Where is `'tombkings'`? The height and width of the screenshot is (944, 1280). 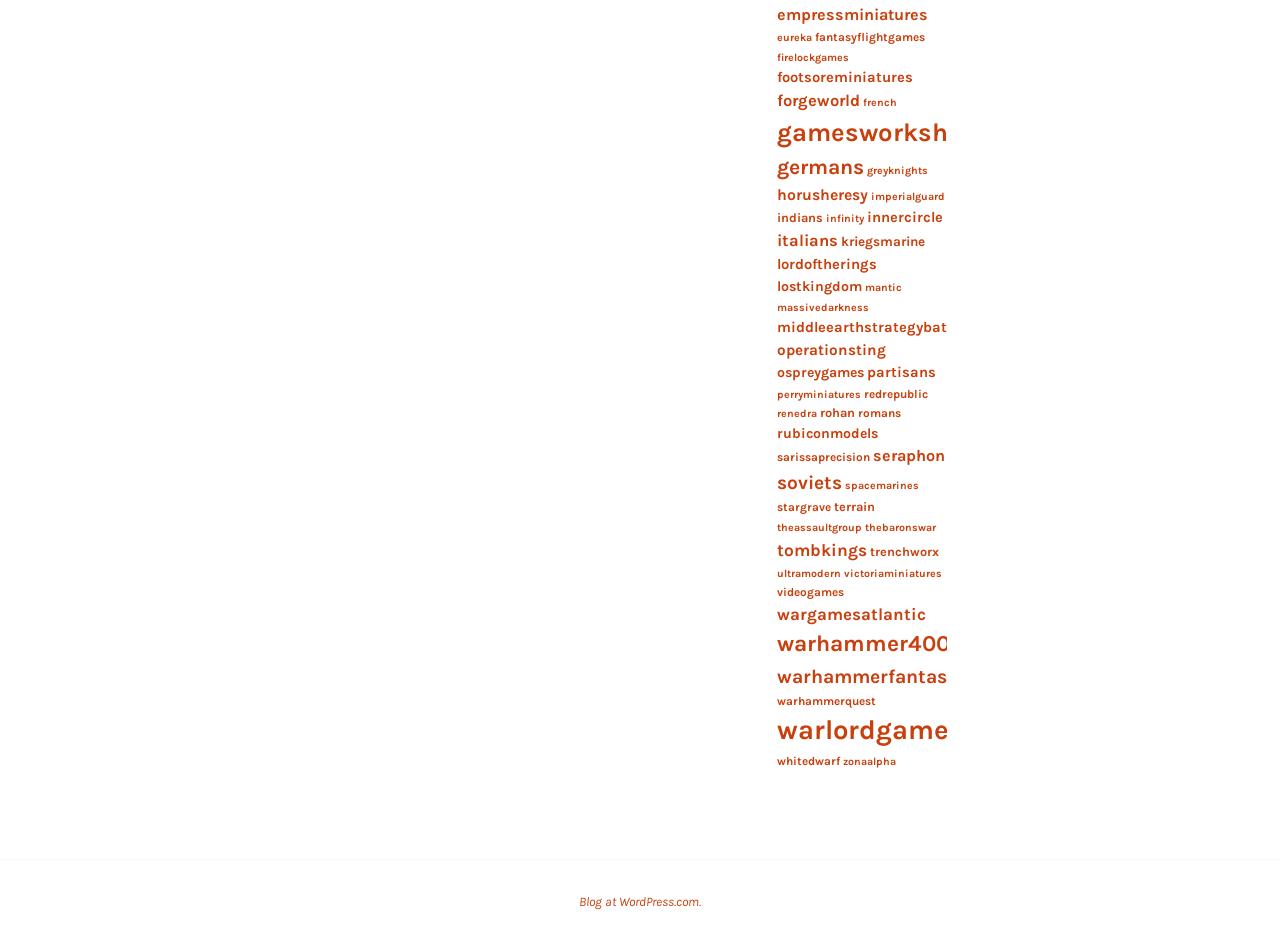
'tombkings' is located at coordinates (820, 548).